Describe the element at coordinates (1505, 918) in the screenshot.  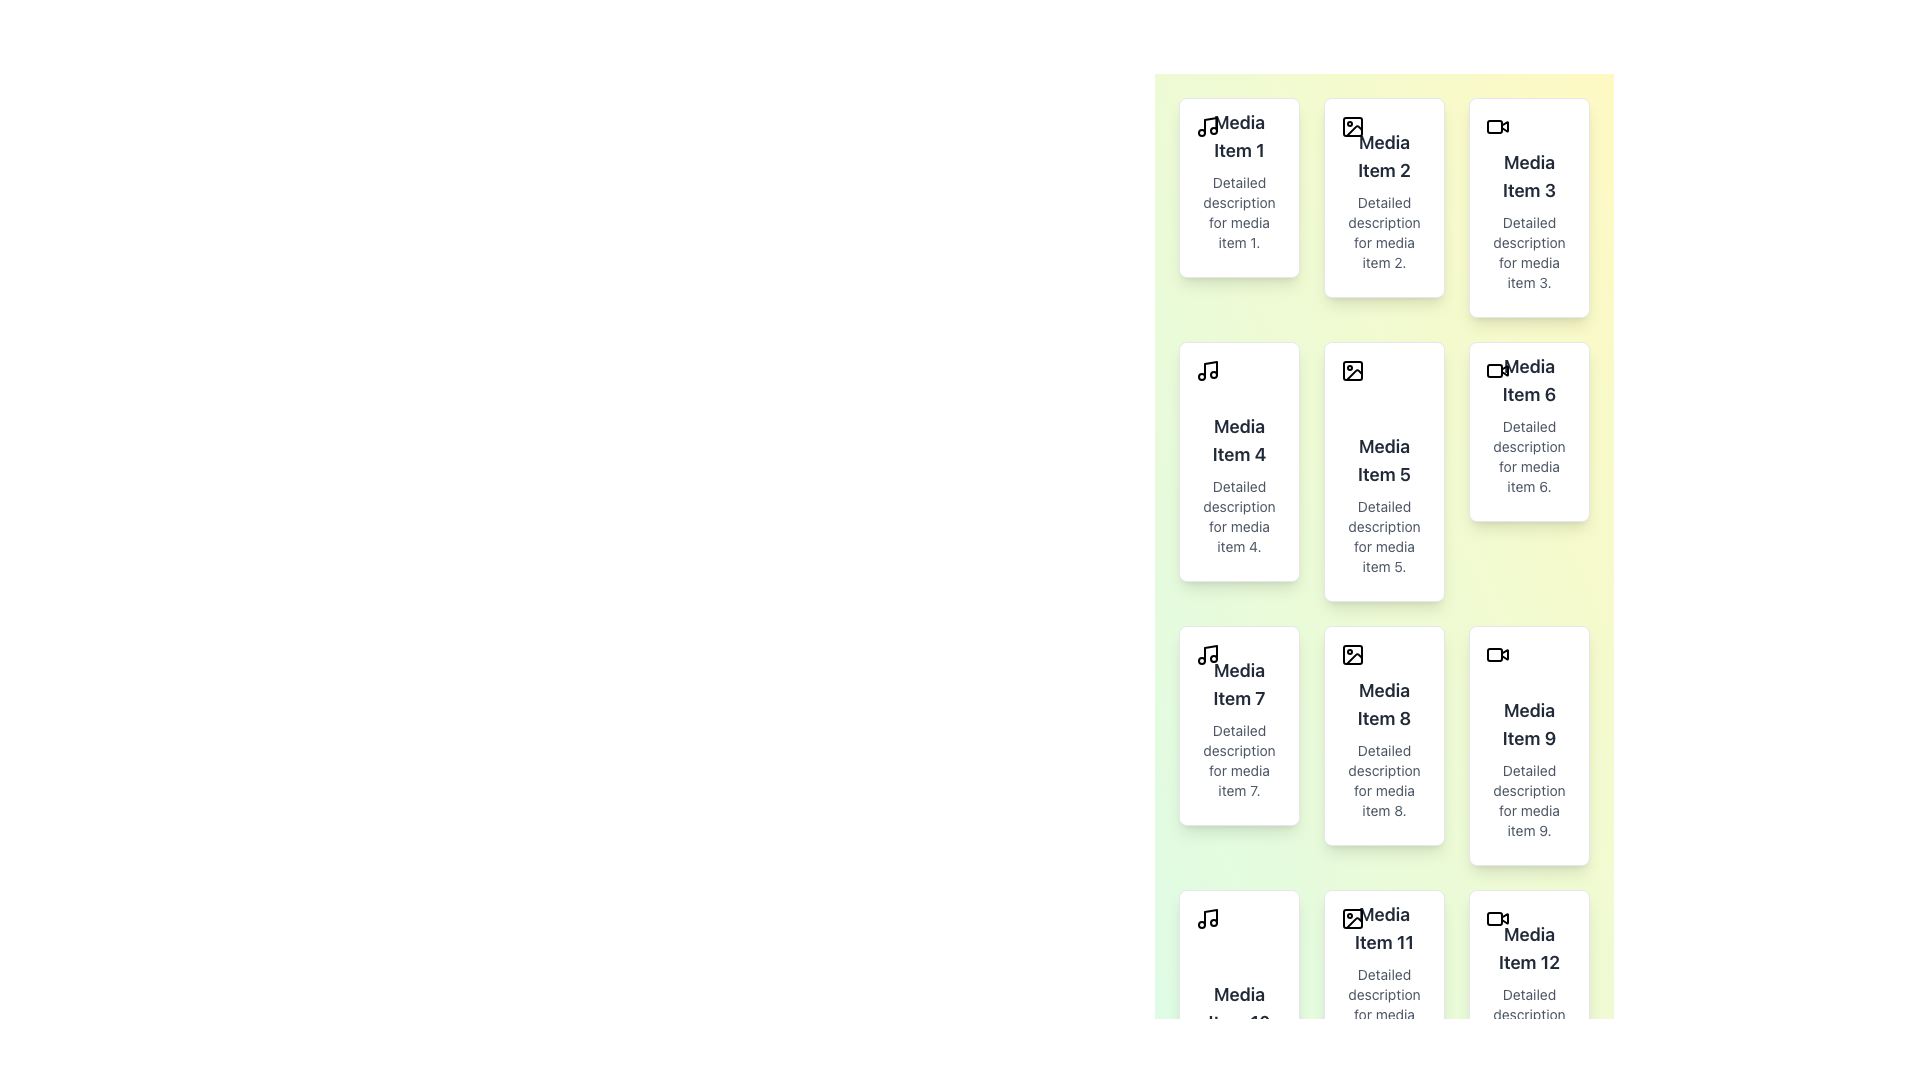
I see `the decorative icon component of the video symbol in 'Media Item 12', located in the last row of the grid layout on the far right column` at that location.